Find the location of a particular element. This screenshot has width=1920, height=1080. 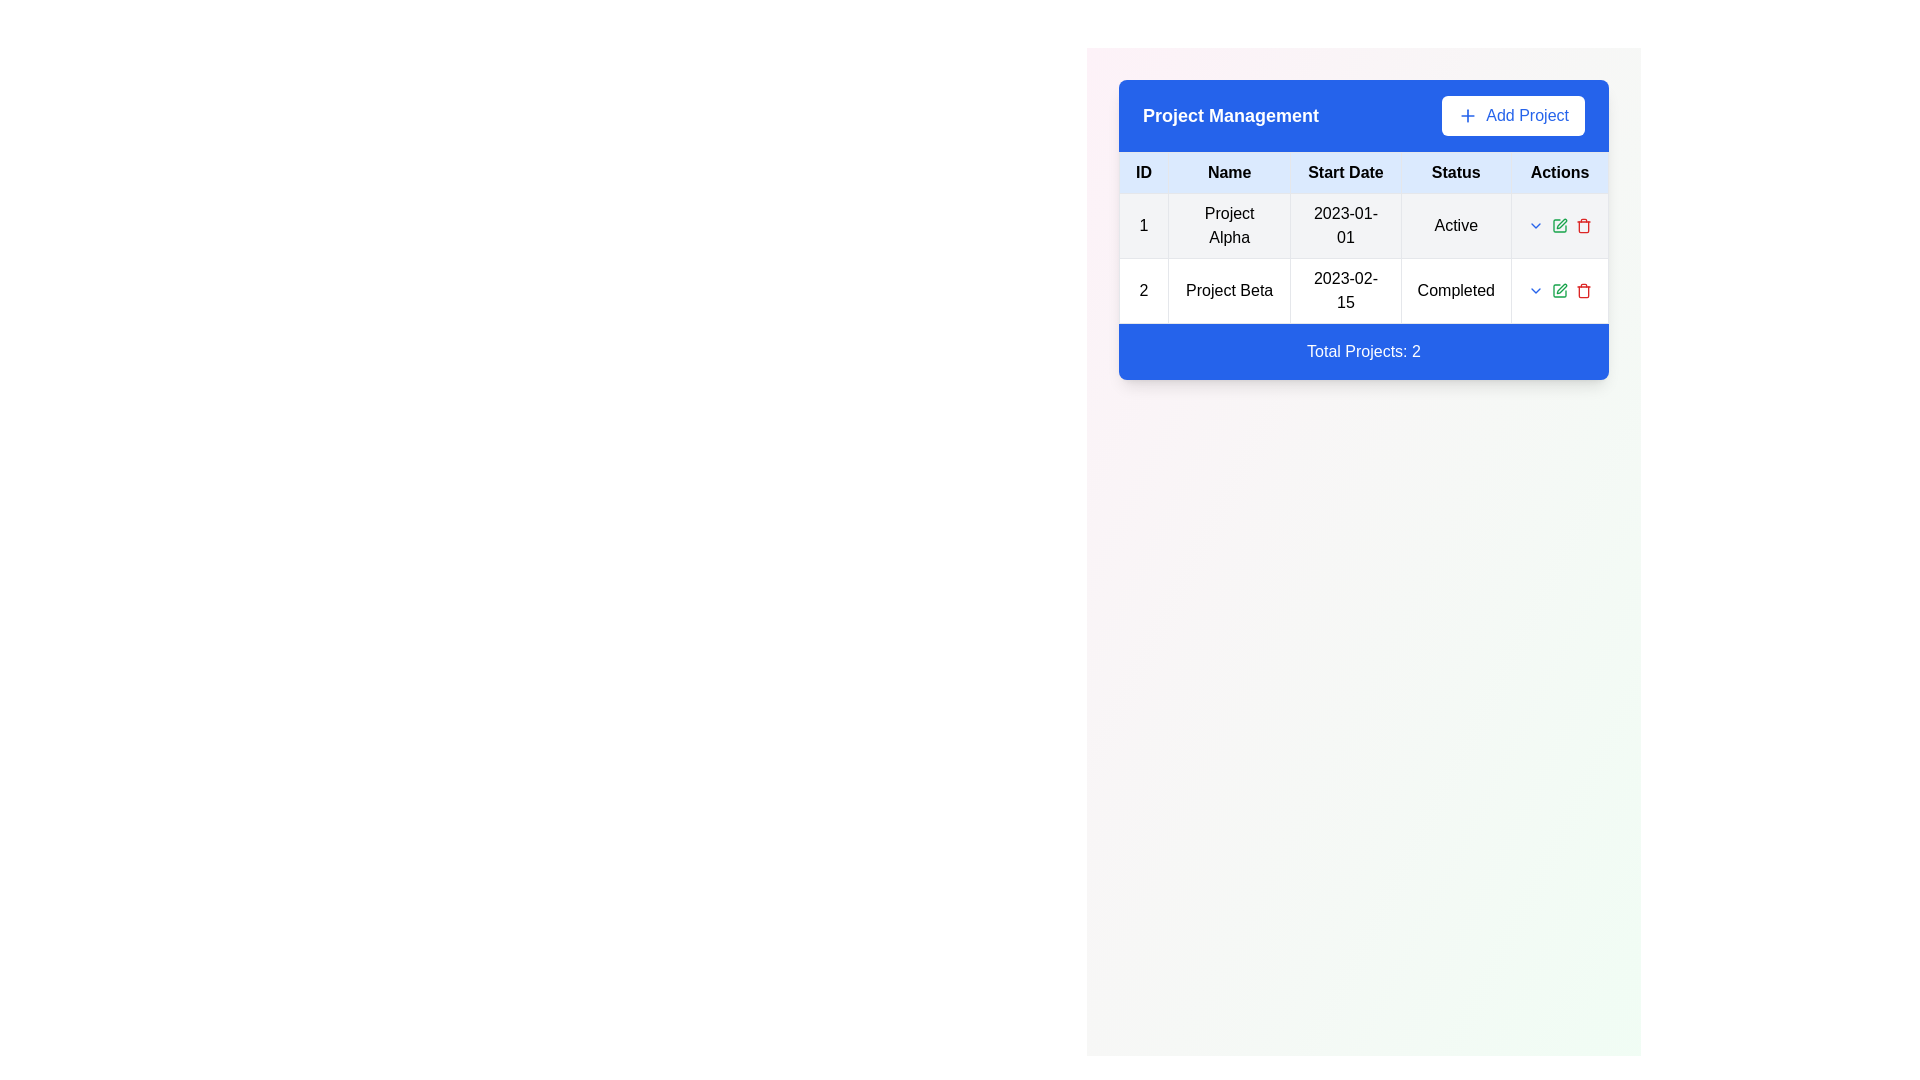

text 'Status' from the table header cell which is the fourth column in a data table is located at coordinates (1456, 172).